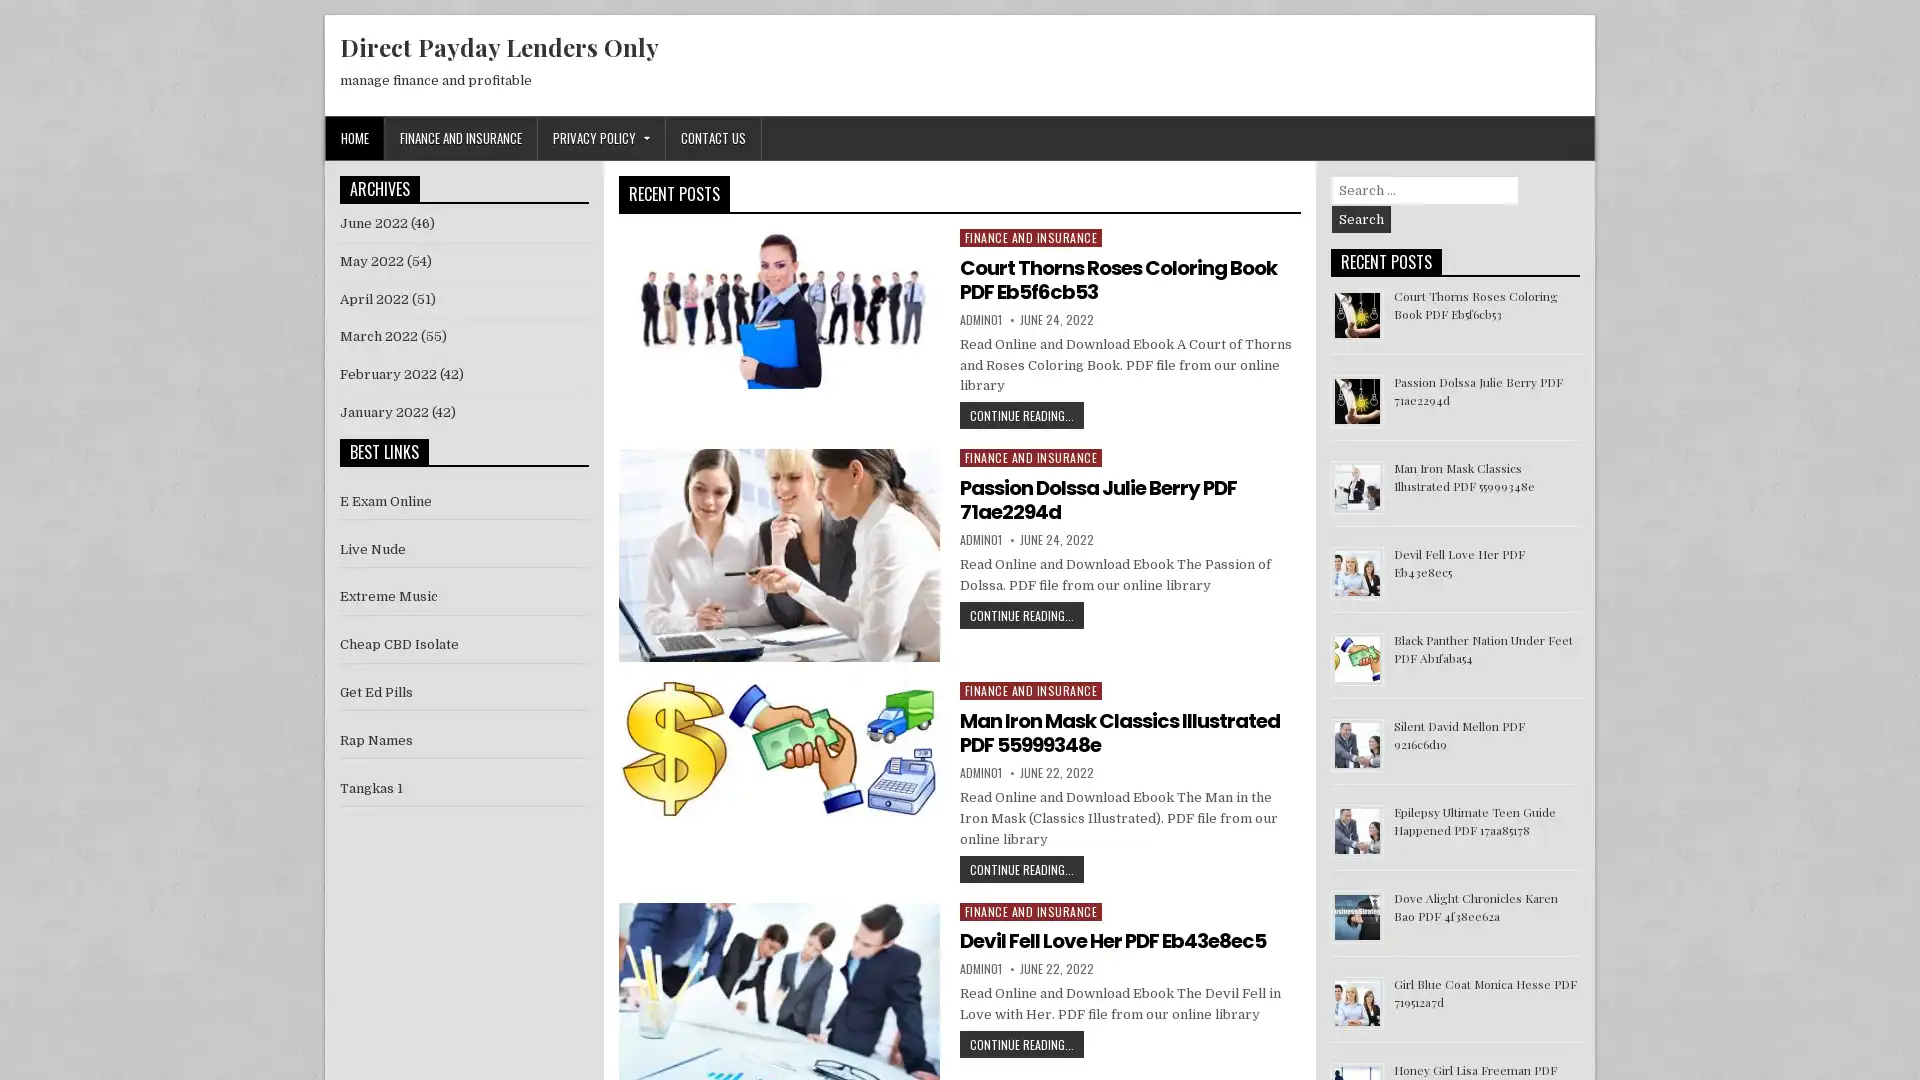 The height and width of the screenshot is (1080, 1920). Describe the element at coordinates (1360, 219) in the screenshot. I see `Search` at that location.